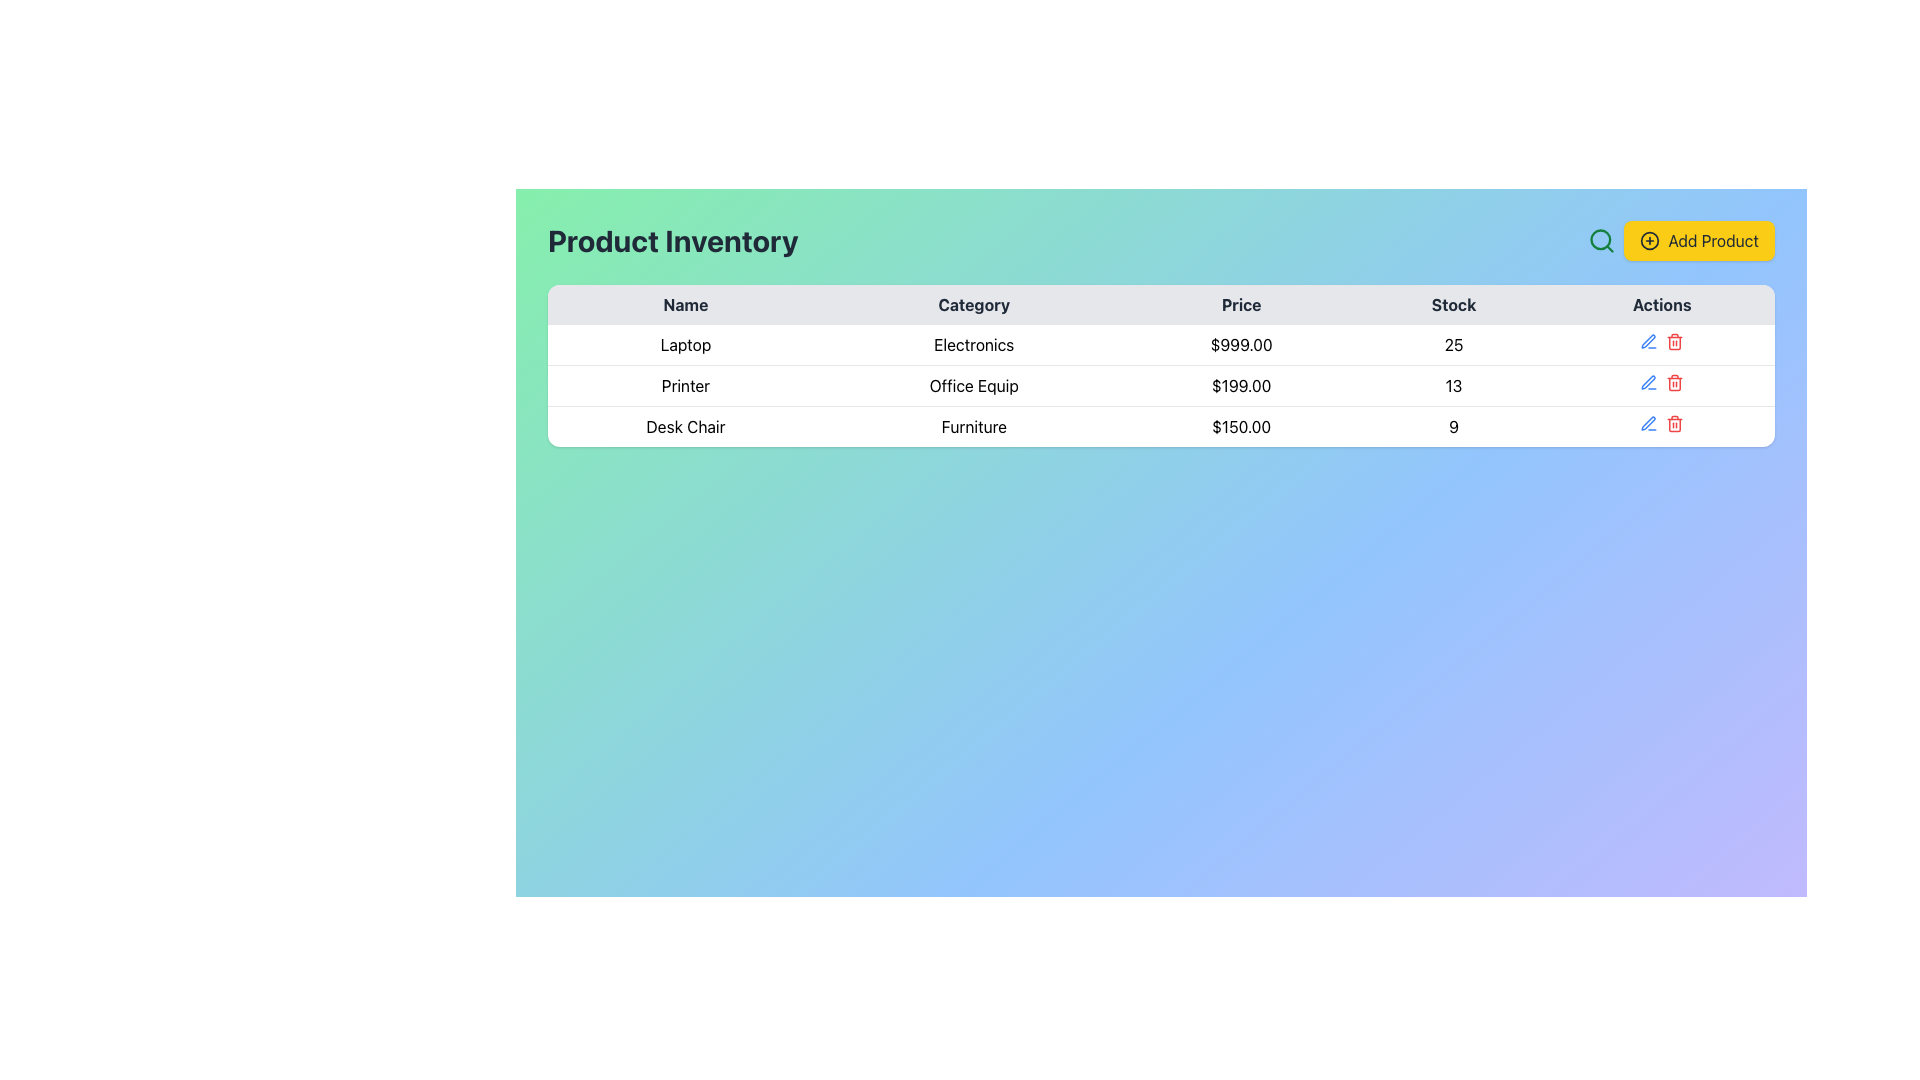  I want to click on the 'Add Product' button located in the upper-right corner of the interface, which features bold dark gray text on a yellow background, so click(1712, 239).